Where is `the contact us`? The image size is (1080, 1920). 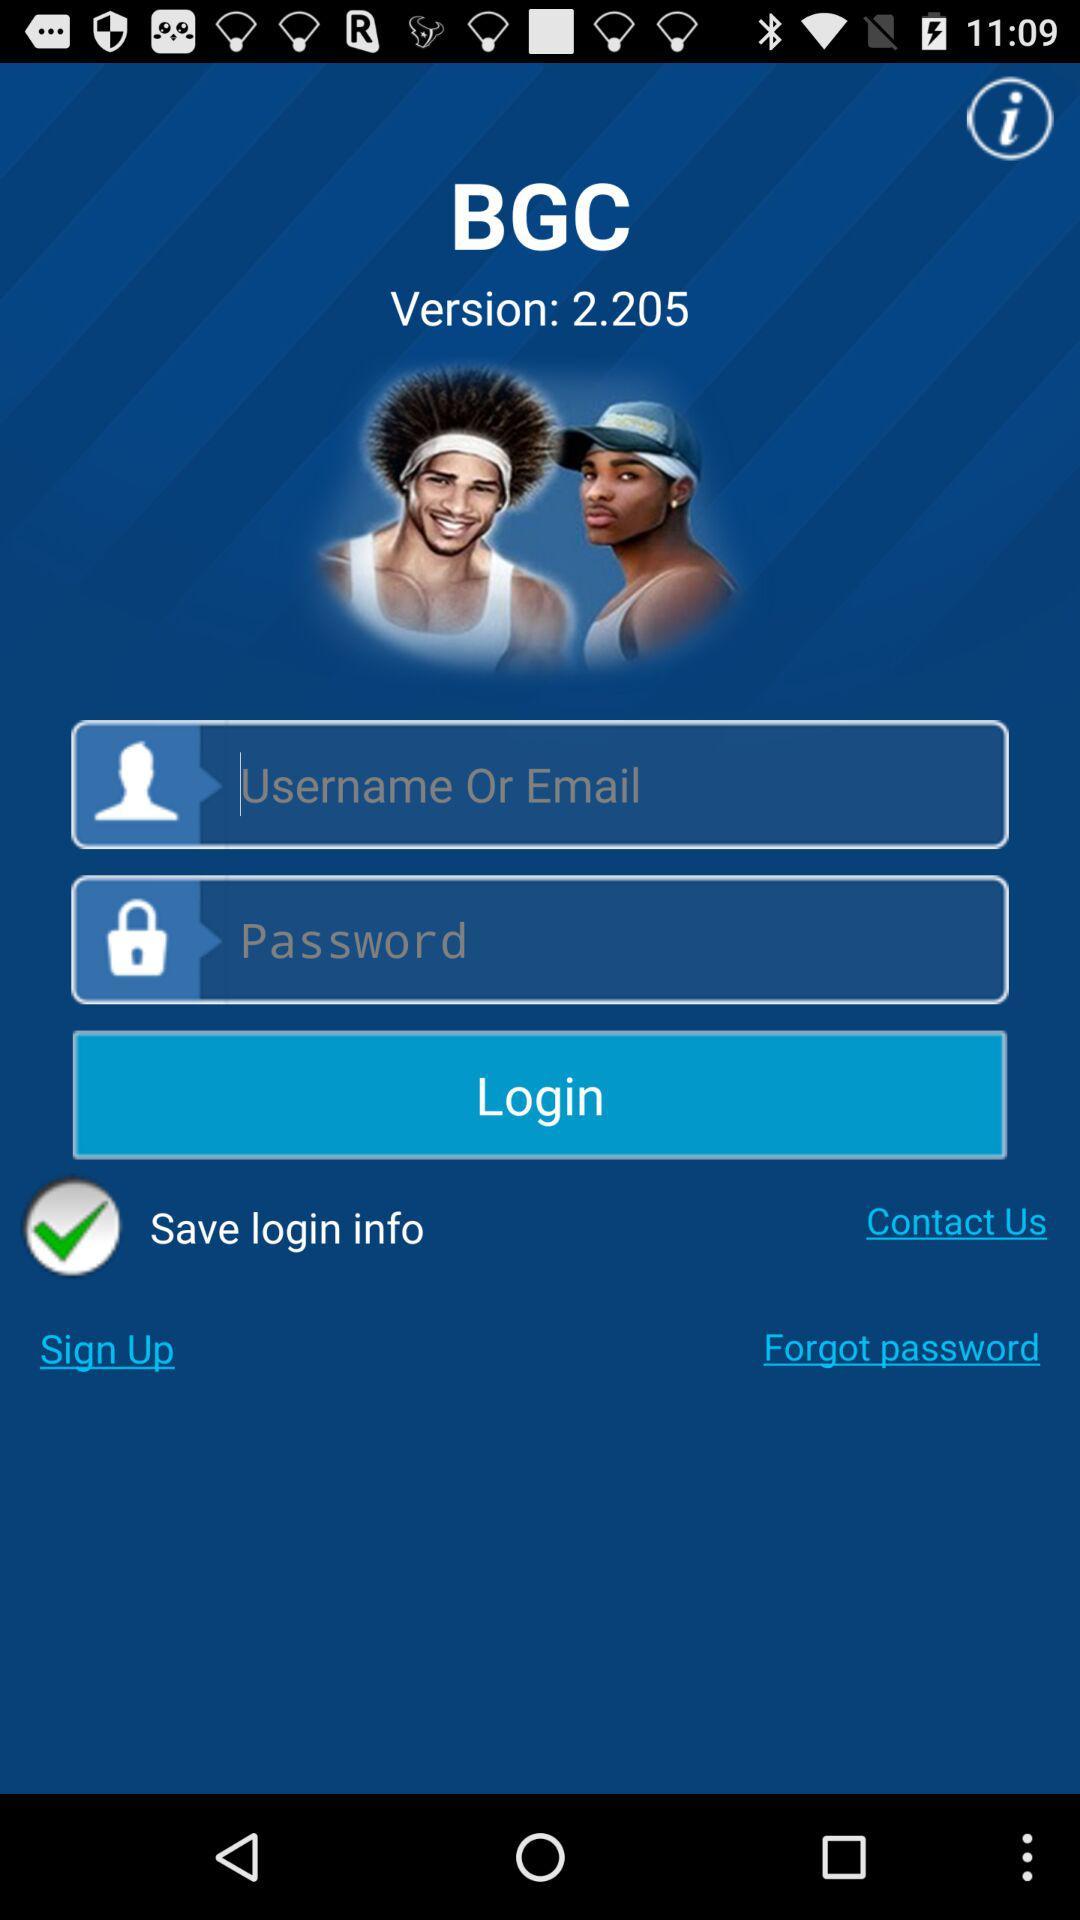 the contact us is located at coordinates (955, 1219).